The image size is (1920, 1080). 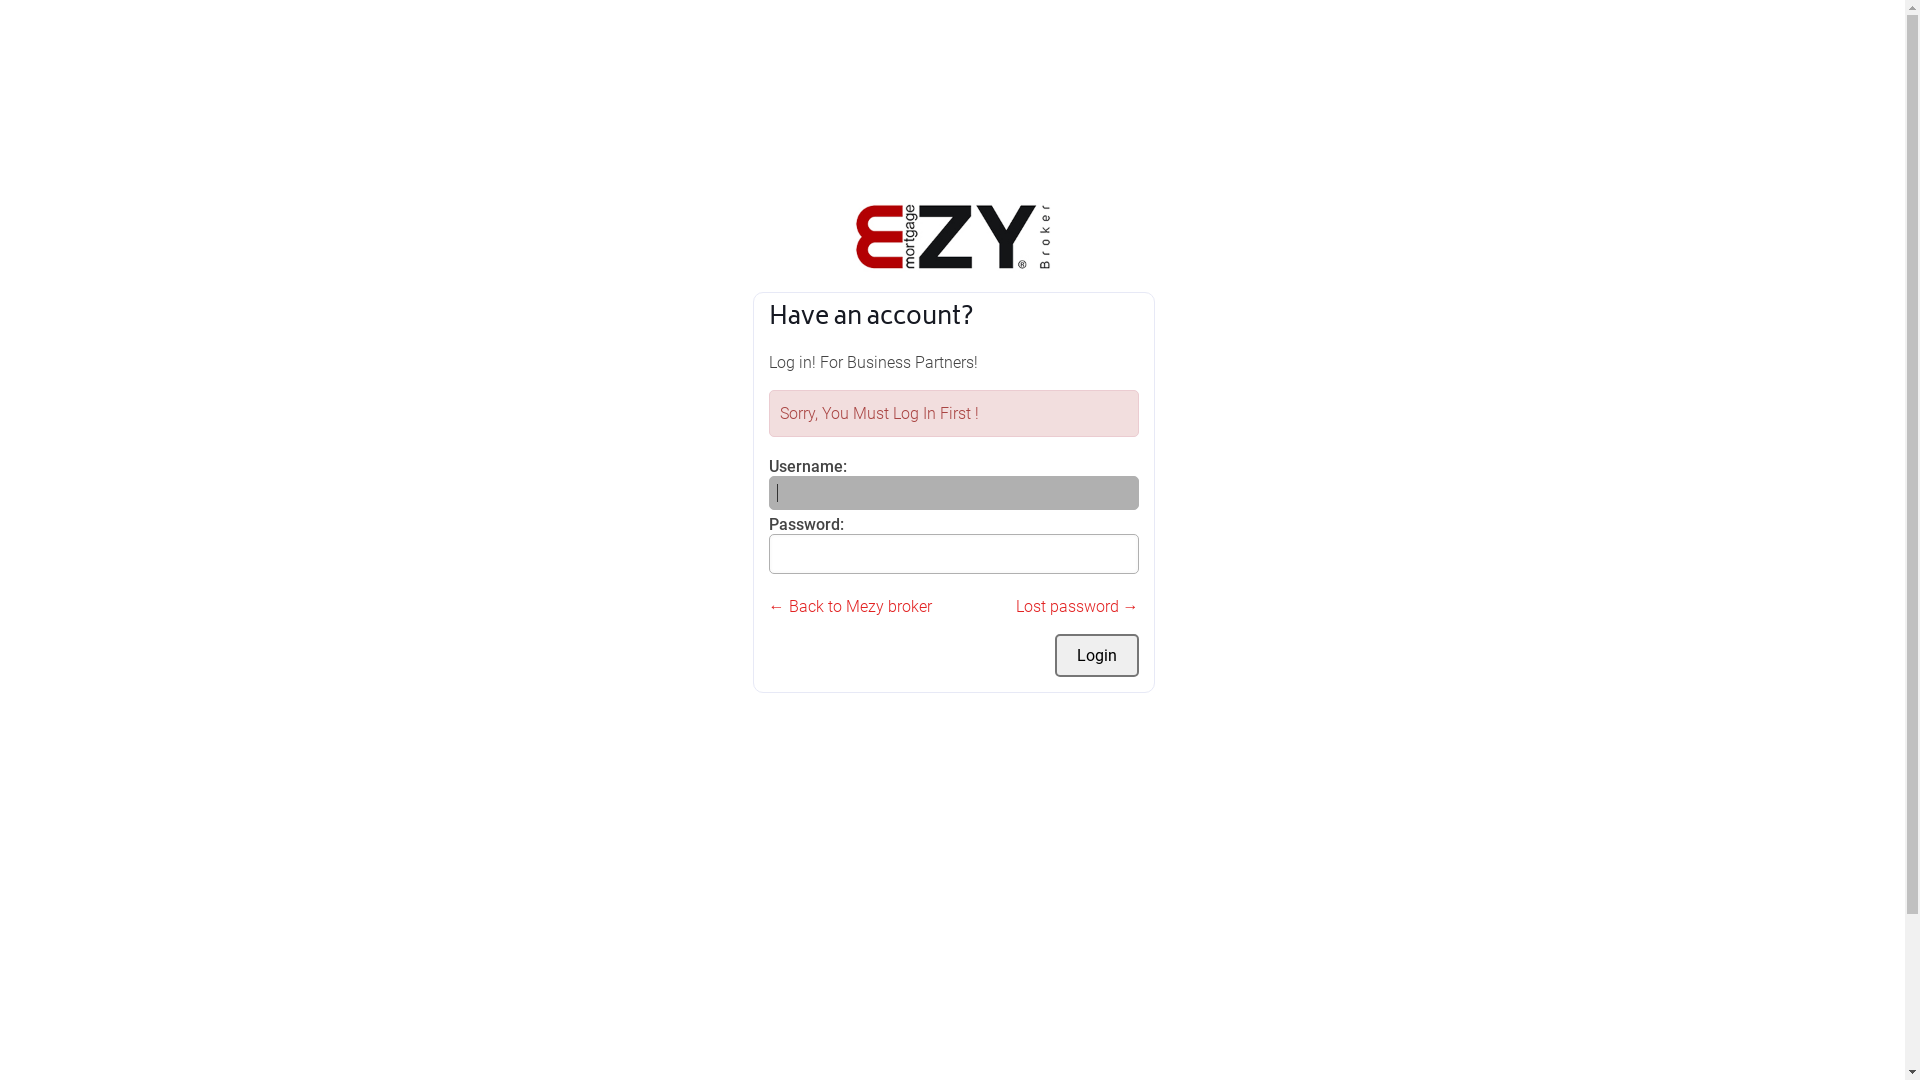 I want to click on 'Login', so click(x=1094, y=655).